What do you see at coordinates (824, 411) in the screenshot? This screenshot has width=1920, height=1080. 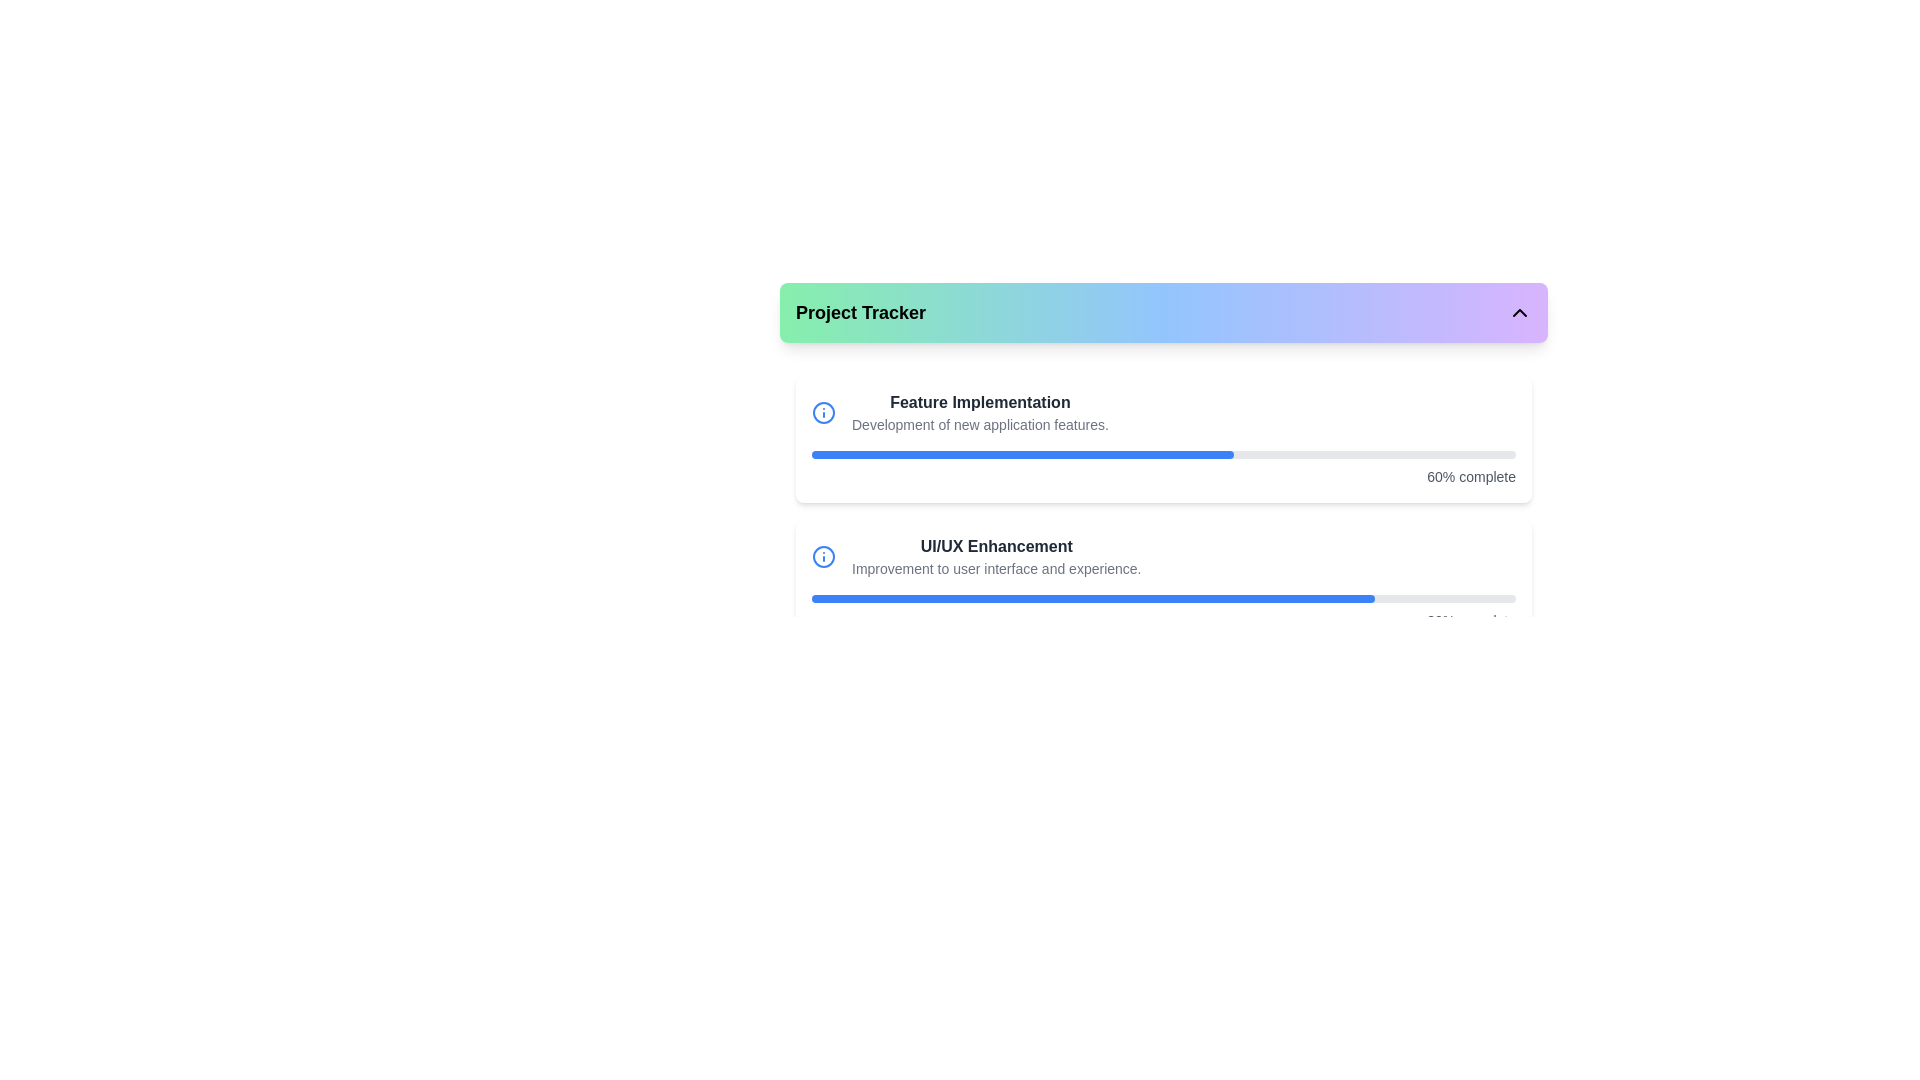 I see `the blue circular information icon with a white 'i' symbol, located to the left of the 'Feature Implementation' section title` at bounding box center [824, 411].